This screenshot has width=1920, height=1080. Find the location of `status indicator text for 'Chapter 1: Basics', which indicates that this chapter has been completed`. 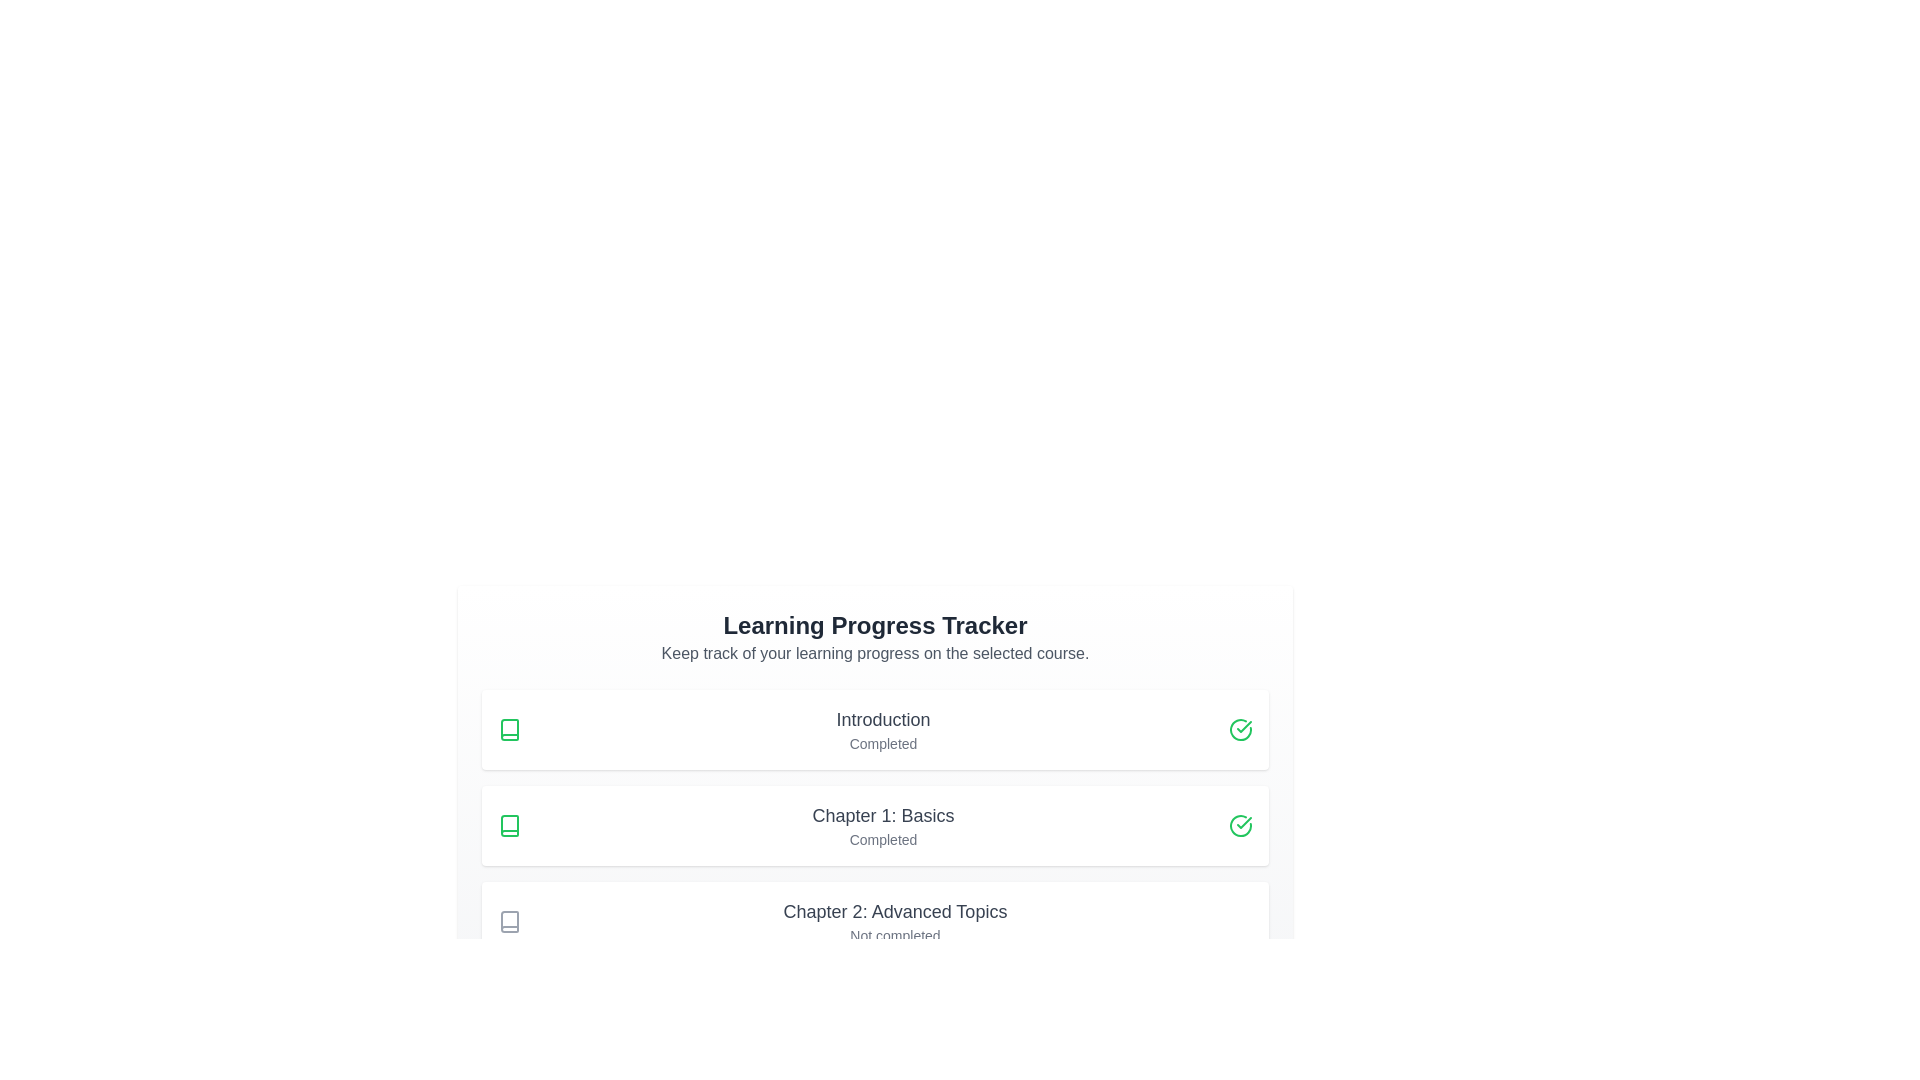

status indicator text for 'Chapter 1: Basics', which indicates that this chapter has been completed is located at coordinates (882, 840).